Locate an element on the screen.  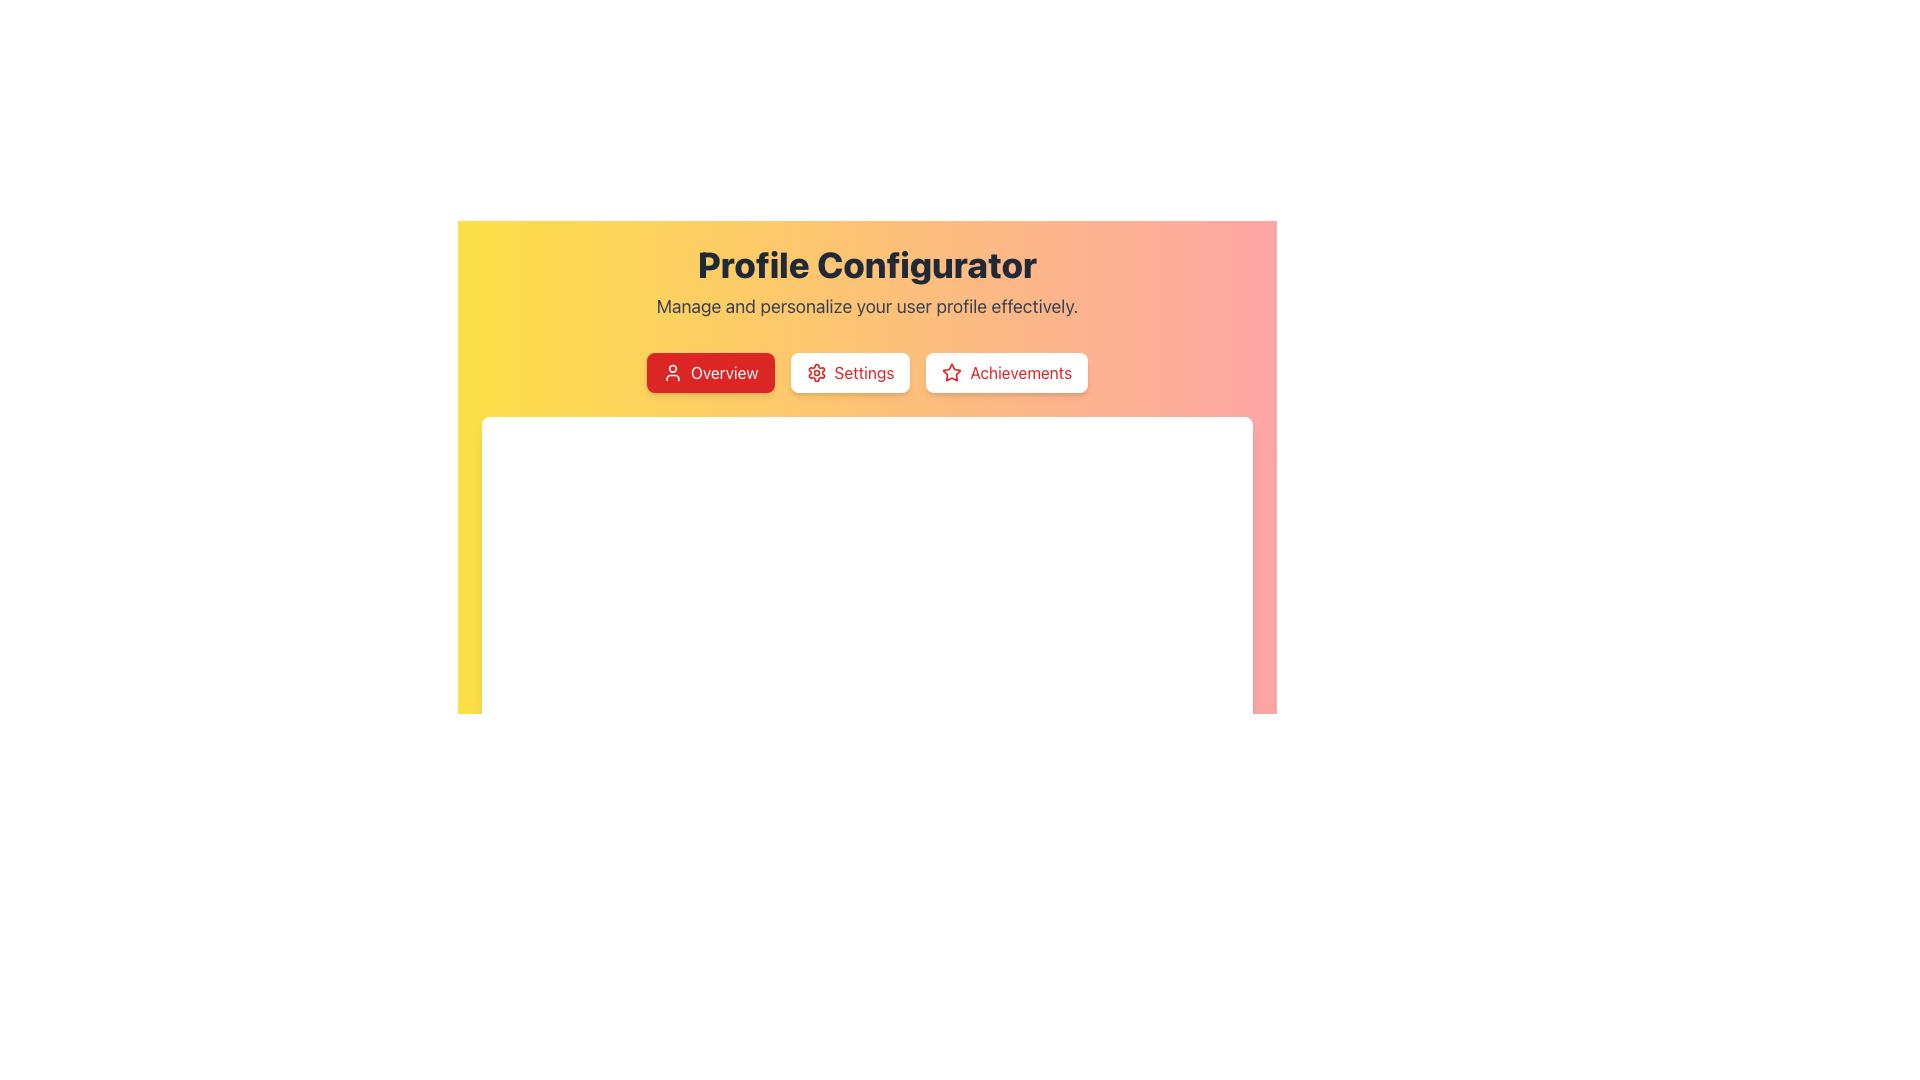
the red 'Overview' button with white text and a user icon, located below the 'Profile Configurator' heading is located at coordinates (710, 373).